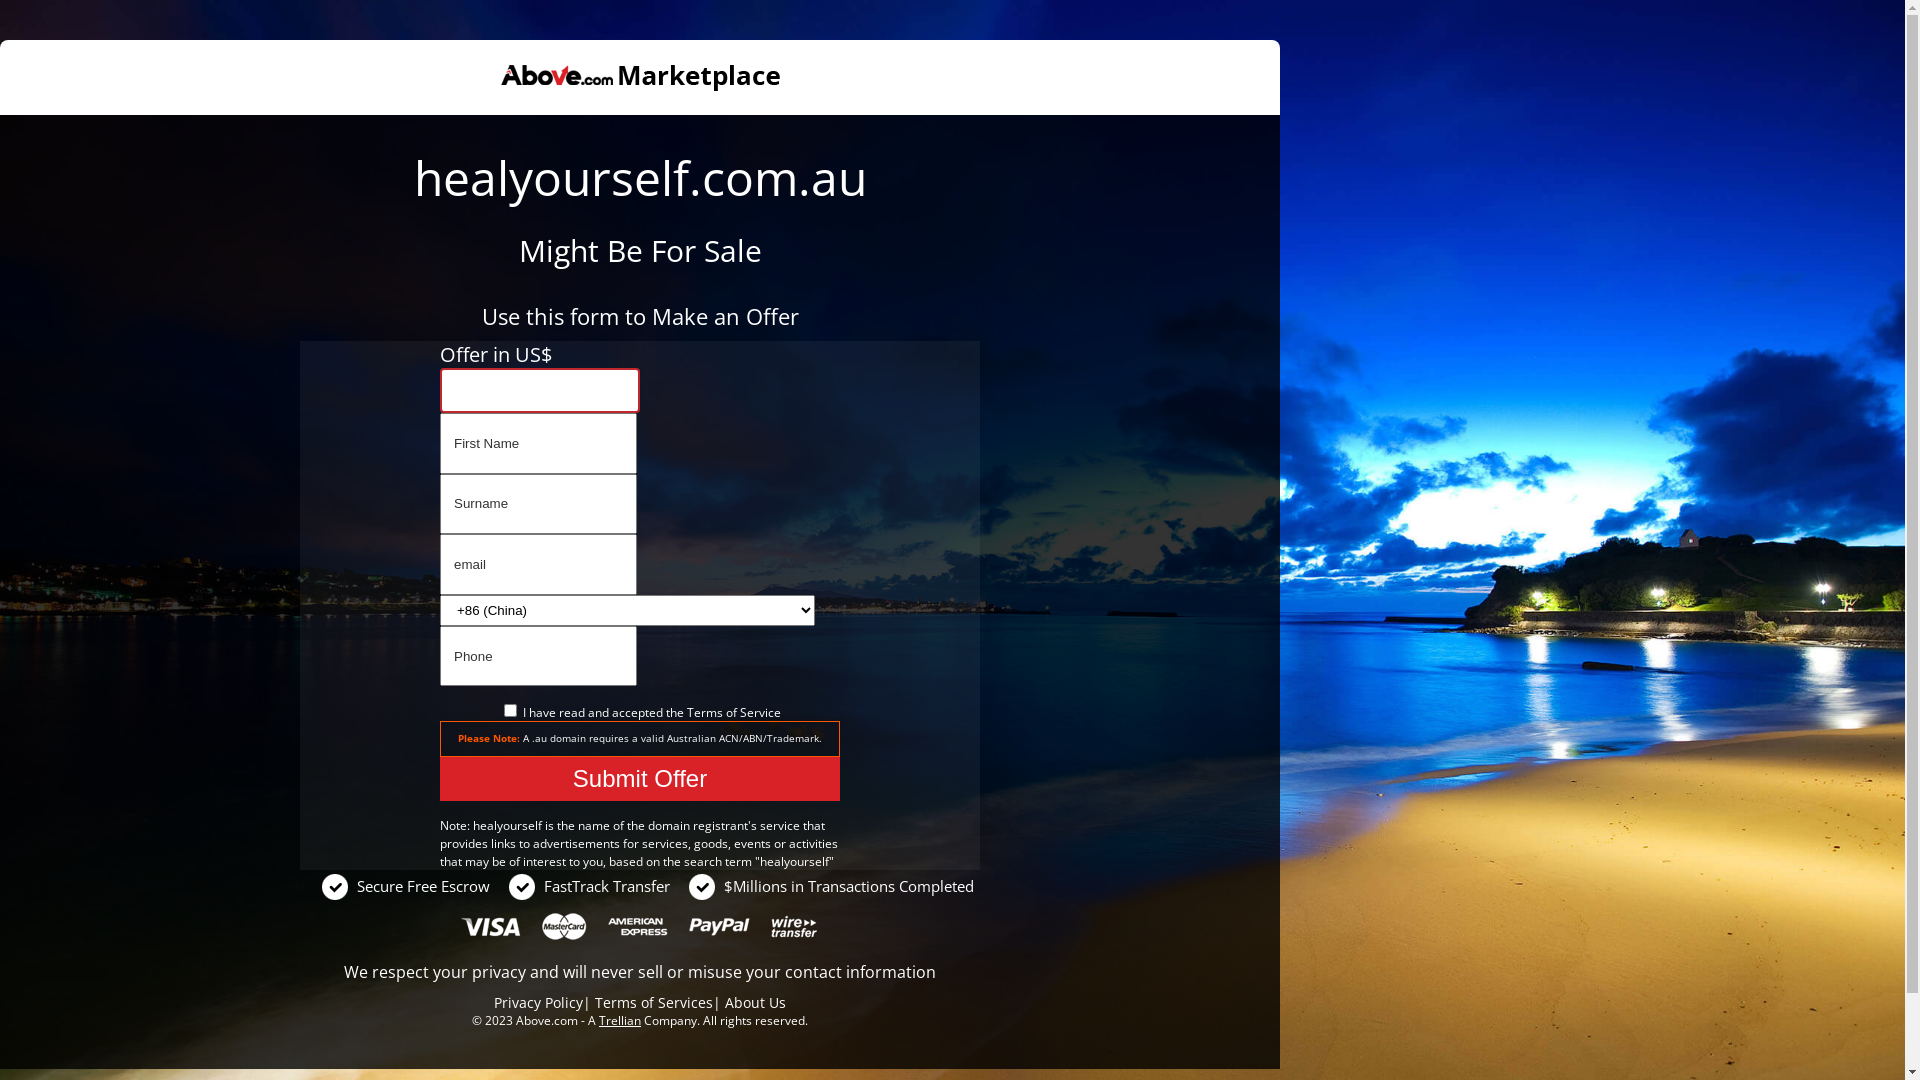 The height and width of the screenshot is (1080, 1920). What do you see at coordinates (638, 778) in the screenshot?
I see `'Submit Offer'` at bounding box center [638, 778].